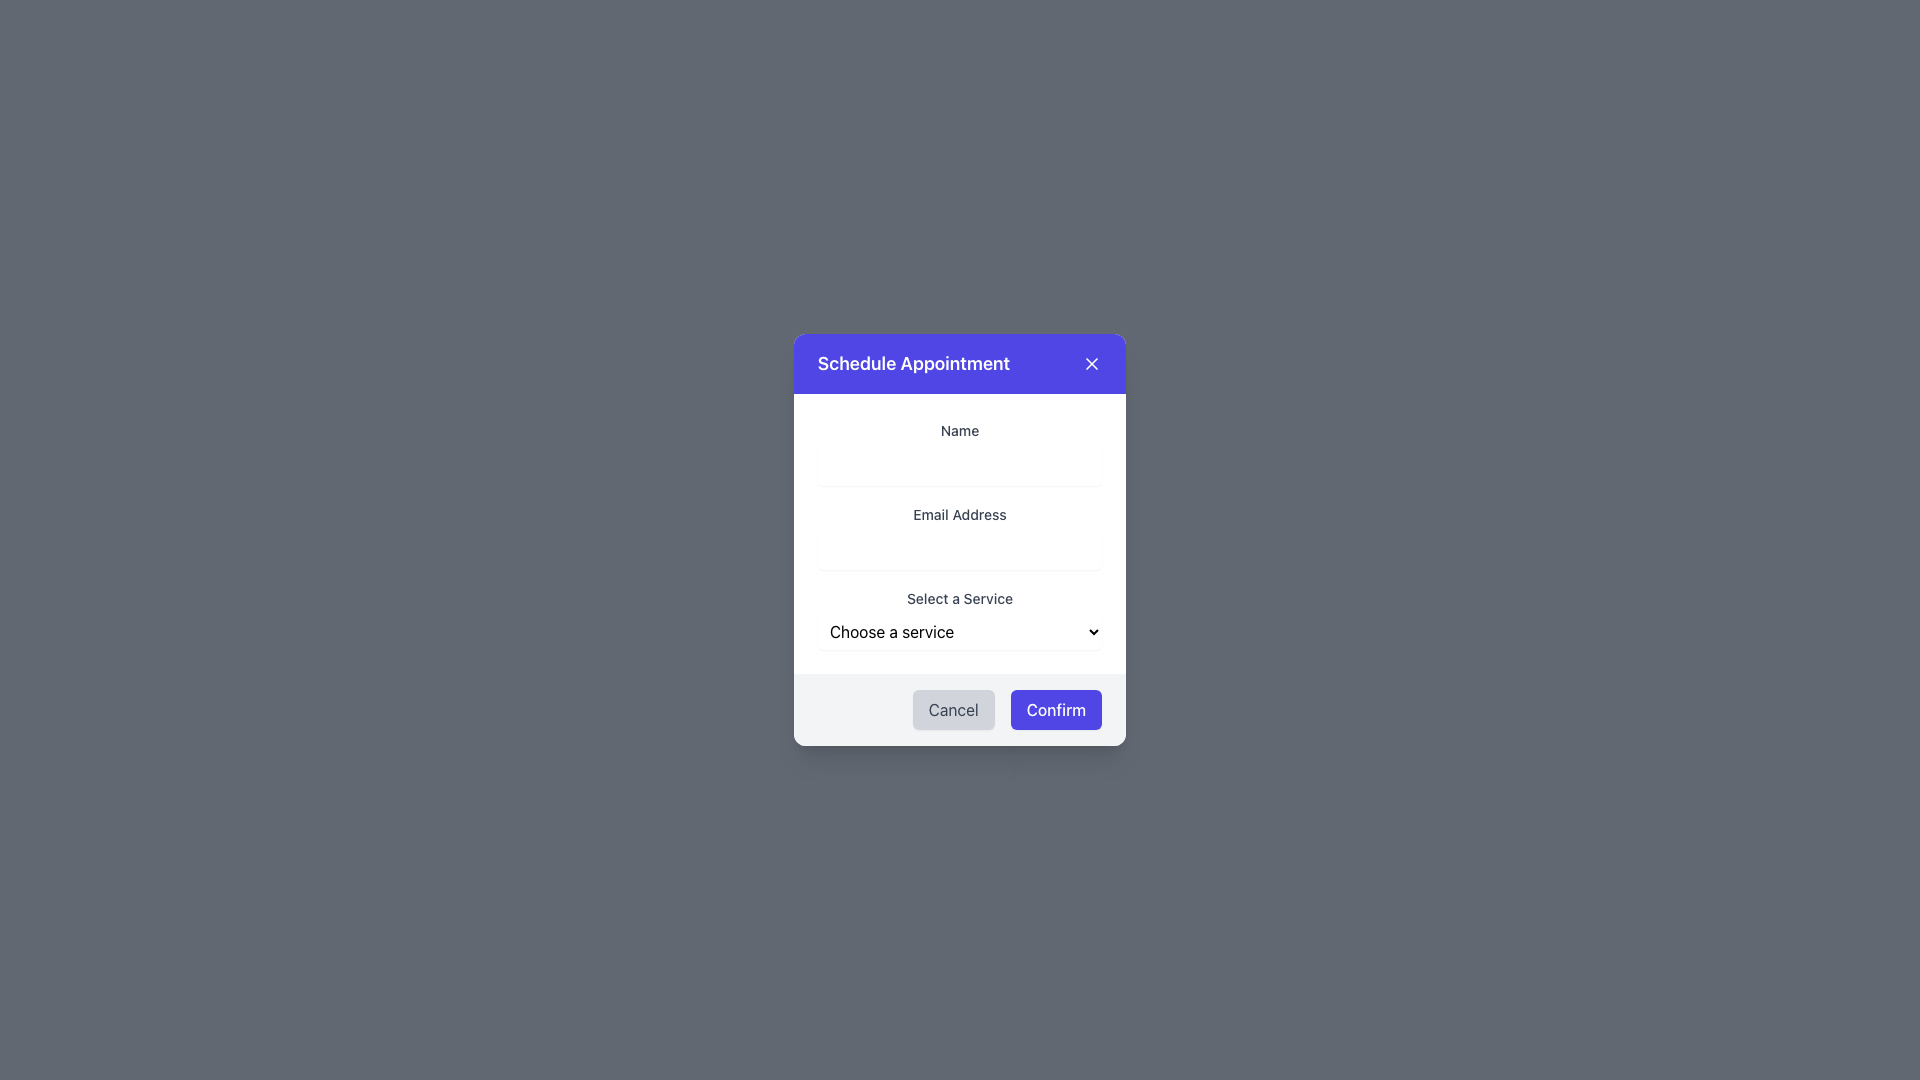 The width and height of the screenshot is (1920, 1080). What do you see at coordinates (960, 632) in the screenshot?
I see `options in the dropdown menu labeled 'Choose a service' located in the 'Schedule Appointment' modal` at bounding box center [960, 632].